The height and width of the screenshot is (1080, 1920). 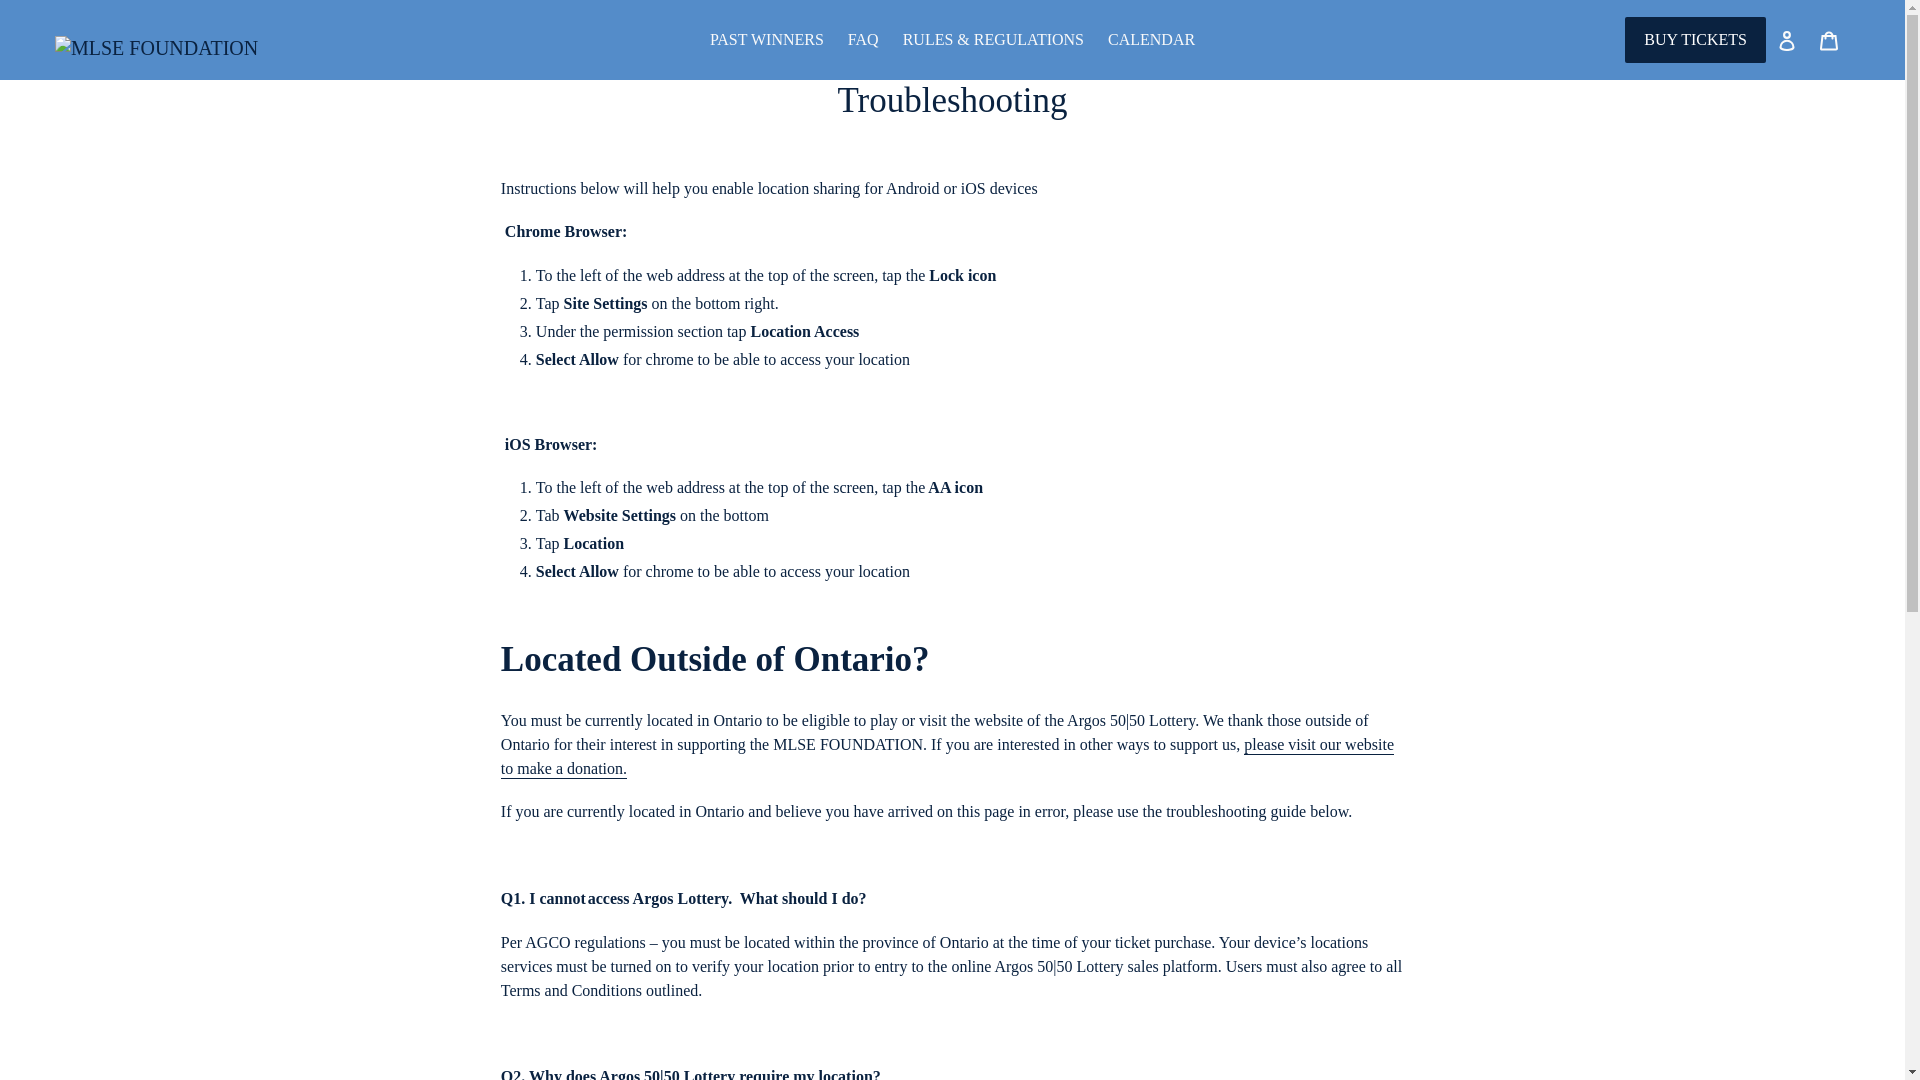 I want to click on 'RULES & REGULATIONS', so click(x=993, y=39).